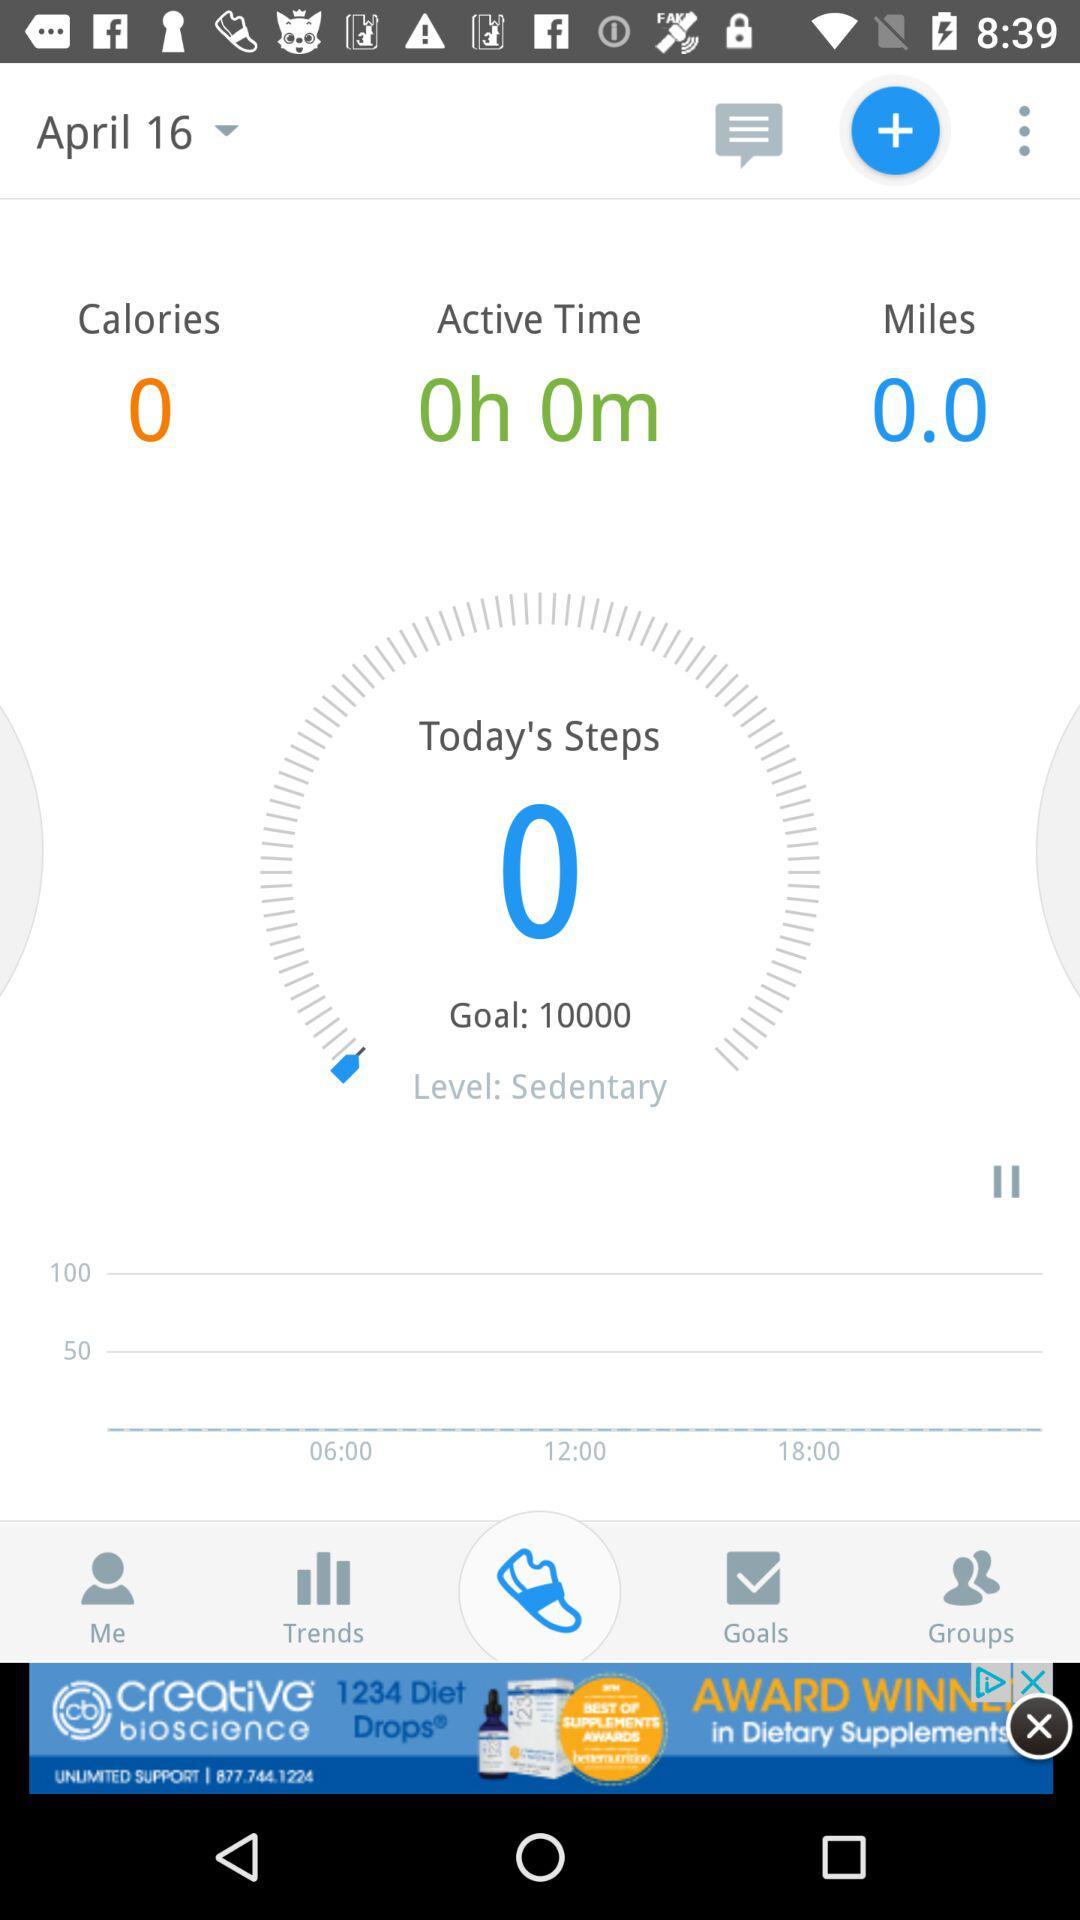 The image size is (1080, 1920). I want to click on the pause icon, so click(1006, 1181).